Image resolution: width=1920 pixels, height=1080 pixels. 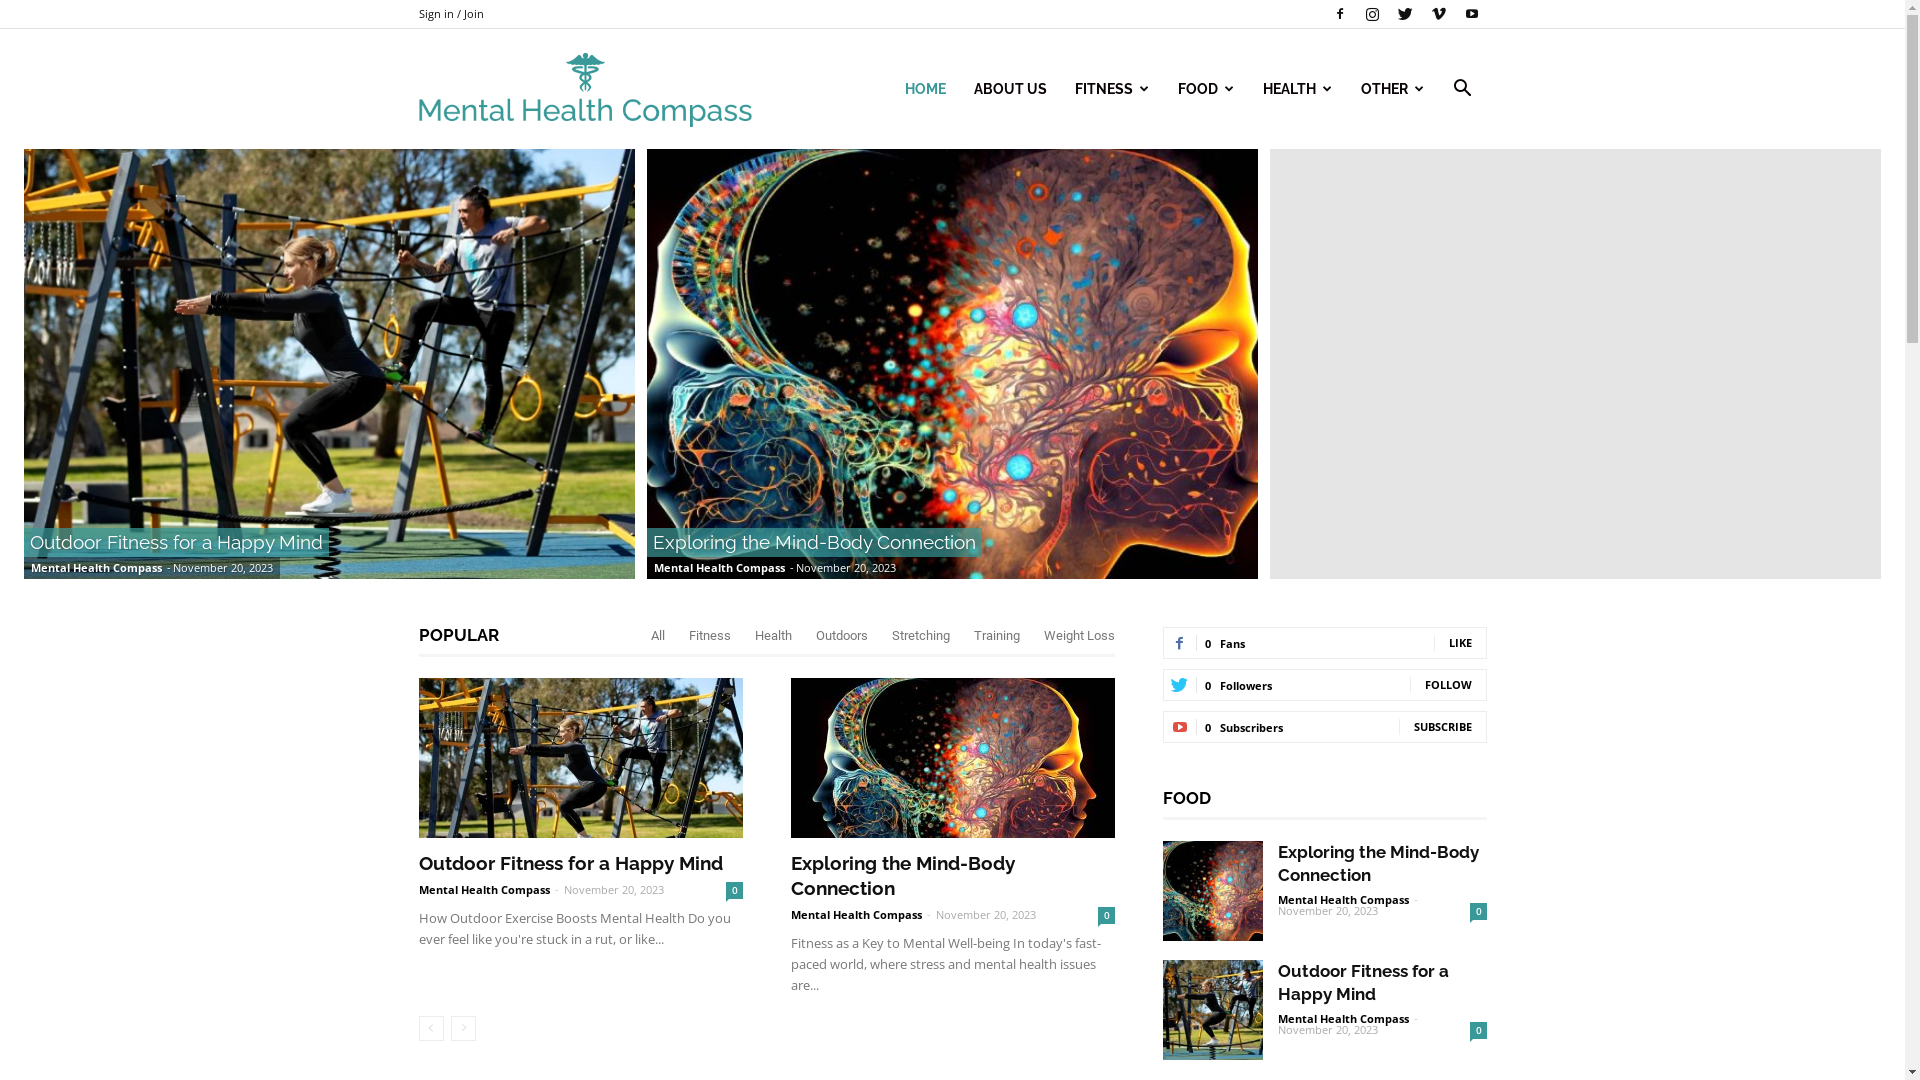 I want to click on 'SUBSCRIBE', so click(x=1443, y=726).